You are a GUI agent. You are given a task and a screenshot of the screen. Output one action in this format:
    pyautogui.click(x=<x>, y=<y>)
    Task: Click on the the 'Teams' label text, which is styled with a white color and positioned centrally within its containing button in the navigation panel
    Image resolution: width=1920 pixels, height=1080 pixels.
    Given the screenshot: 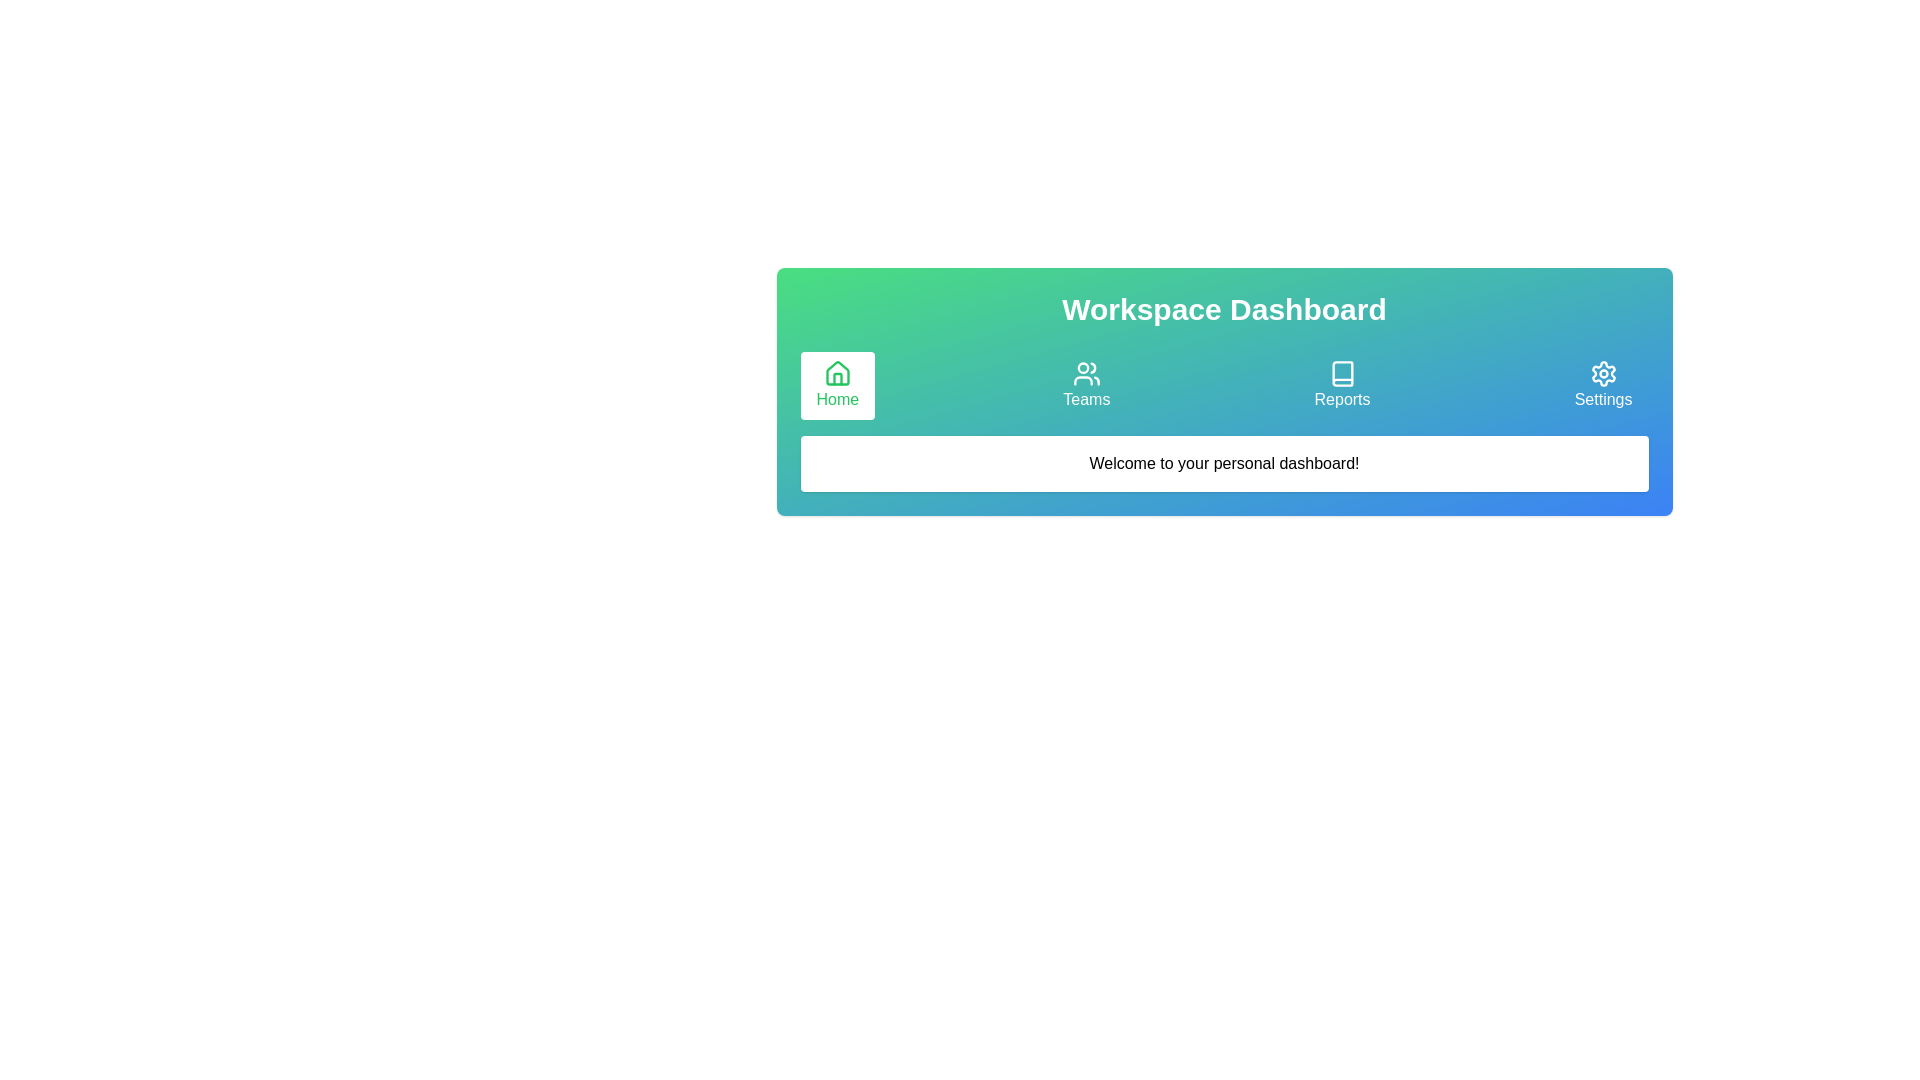 What is the action you would take?
    pyautogui.click(x=1085, y=400)
    